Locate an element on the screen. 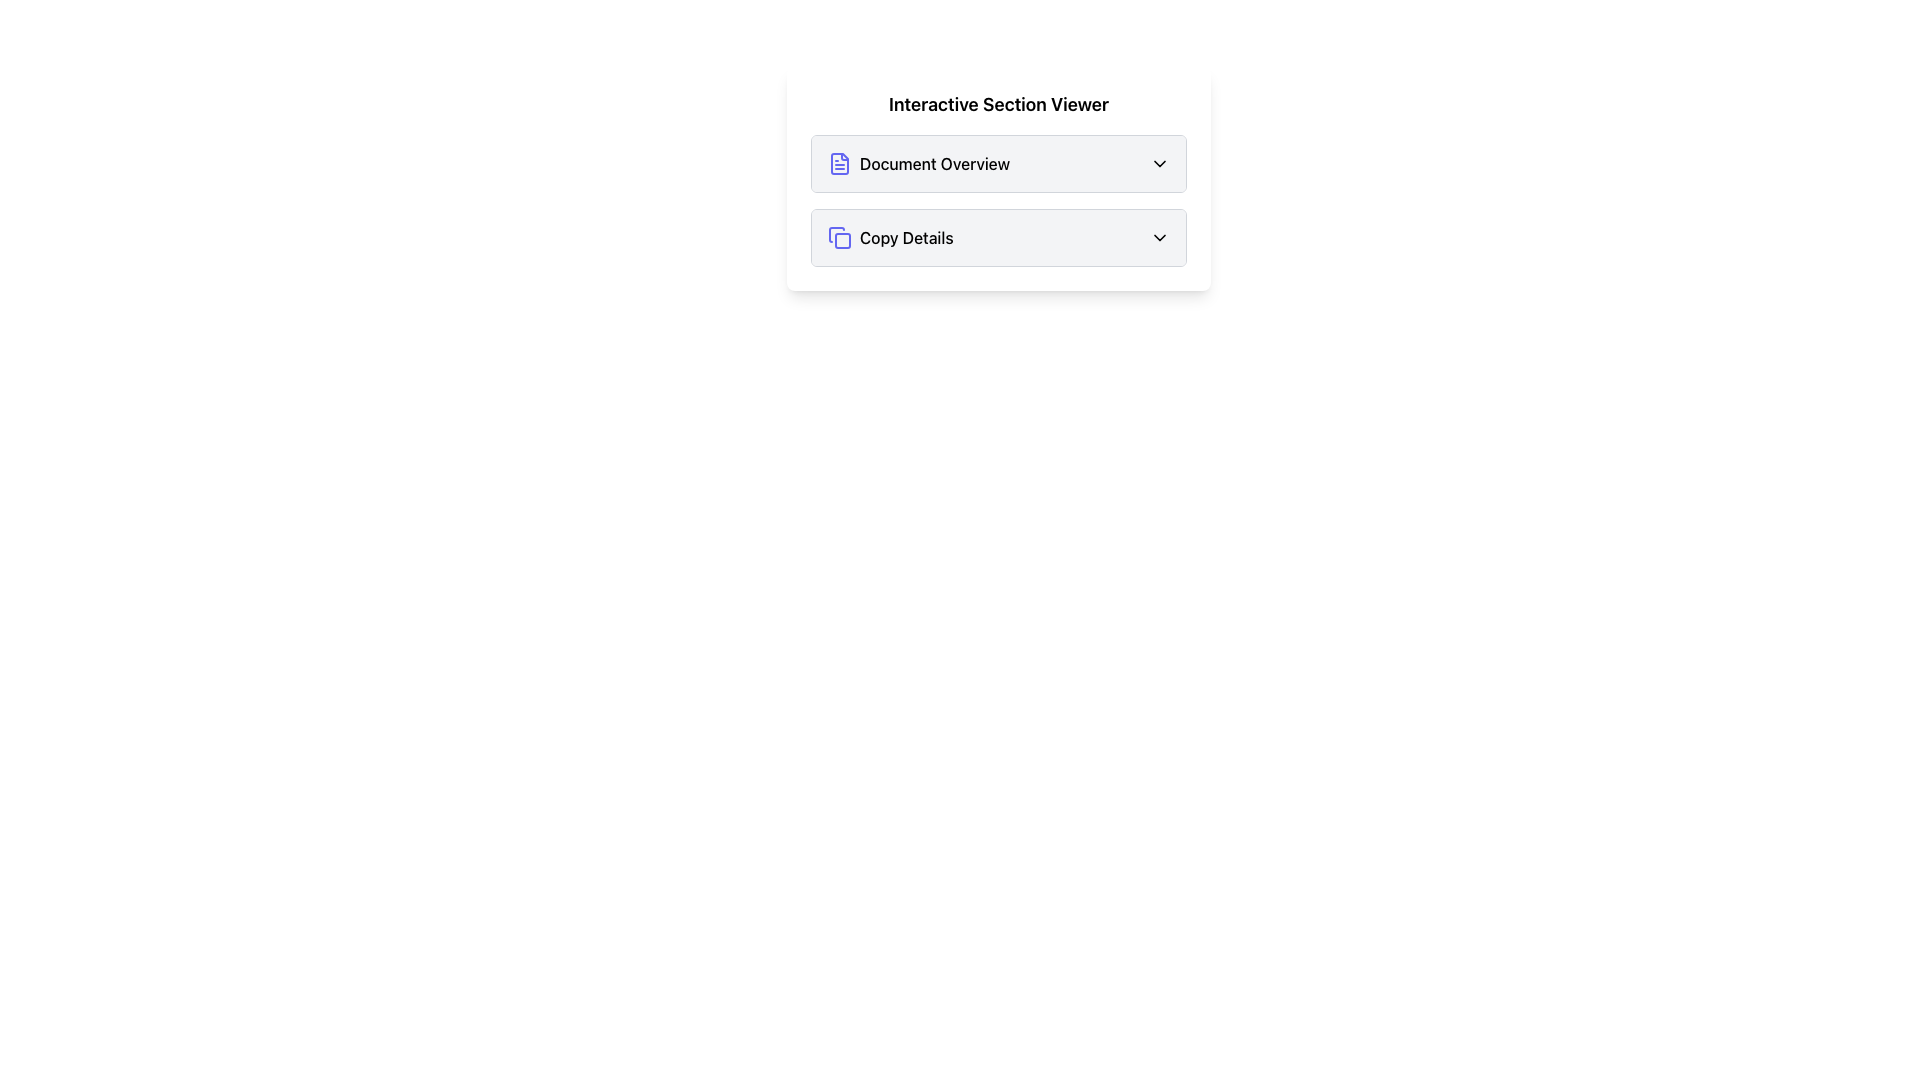  the Chevron Down Indicator at the far-right edge of the Document Overview section is located at coordinates (1160, 163).